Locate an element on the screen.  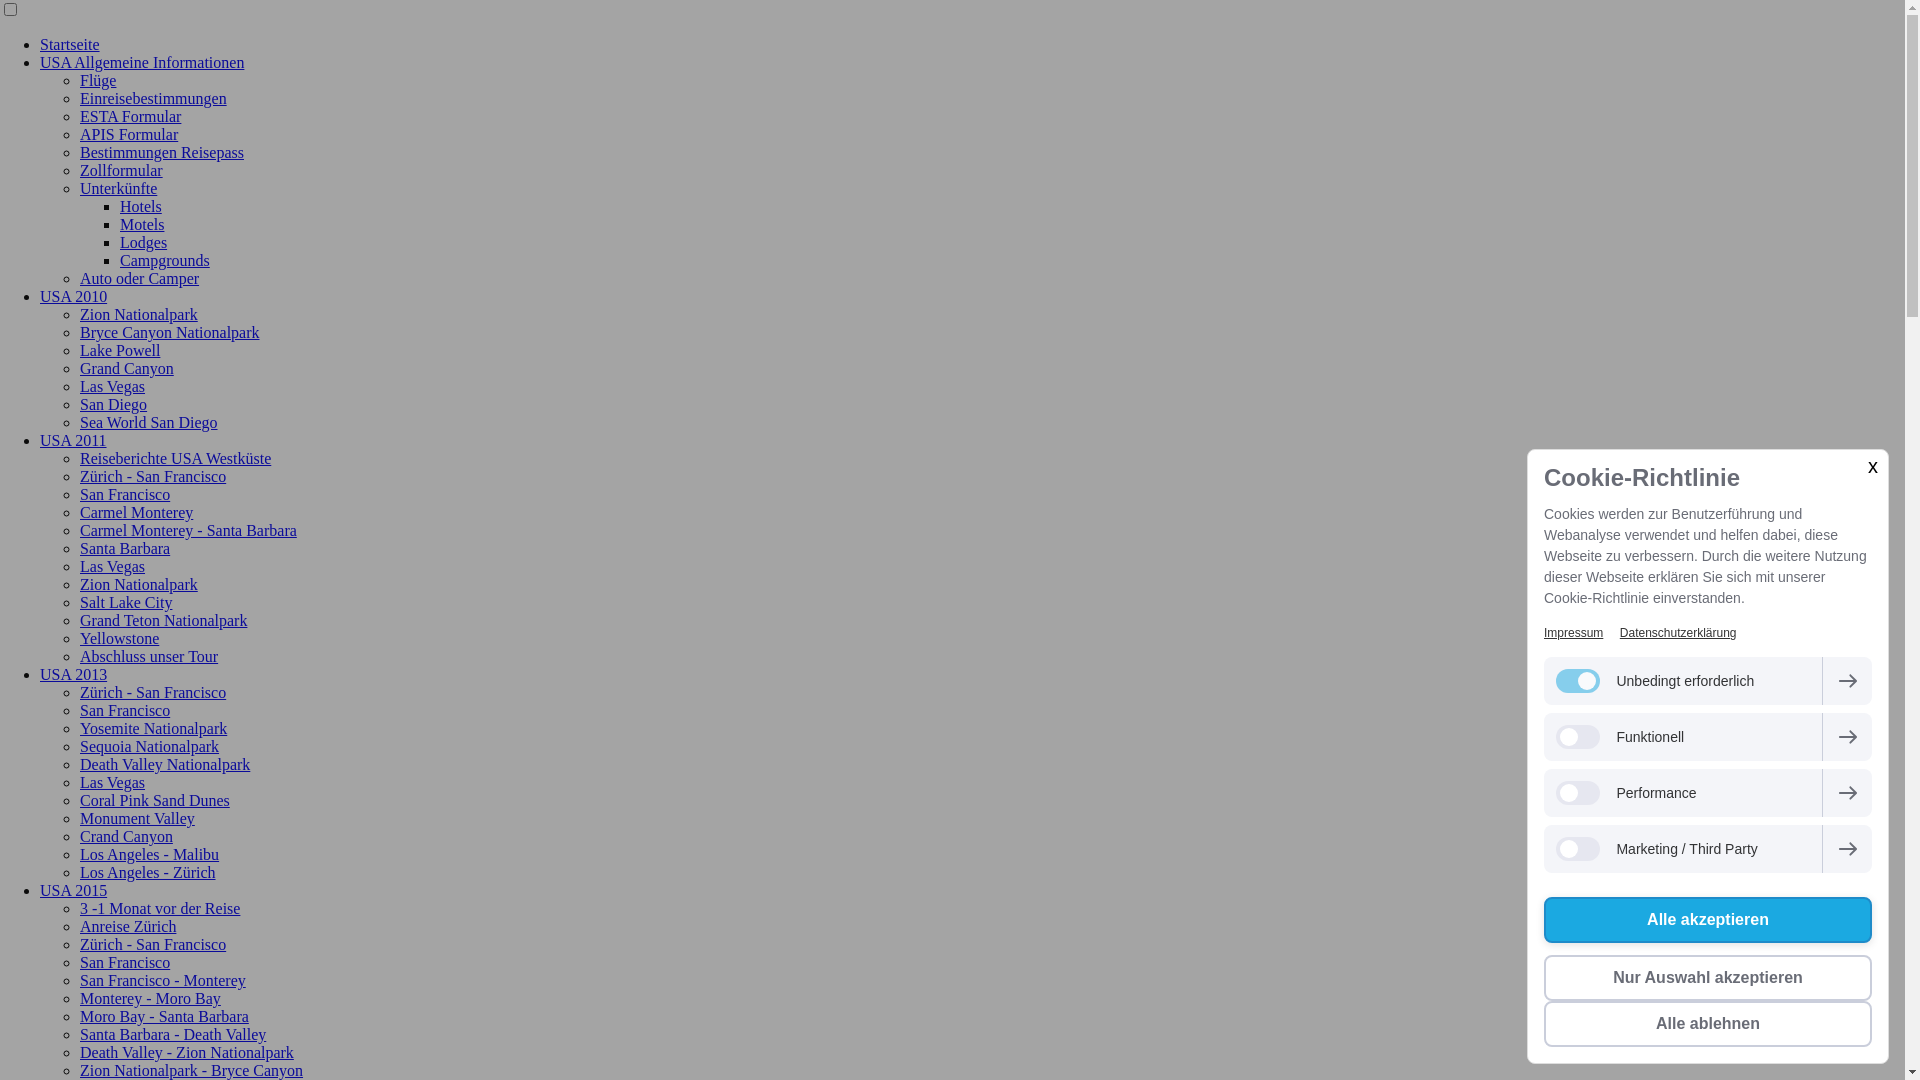
'USA 2015' is located at coordinates (39, 889).